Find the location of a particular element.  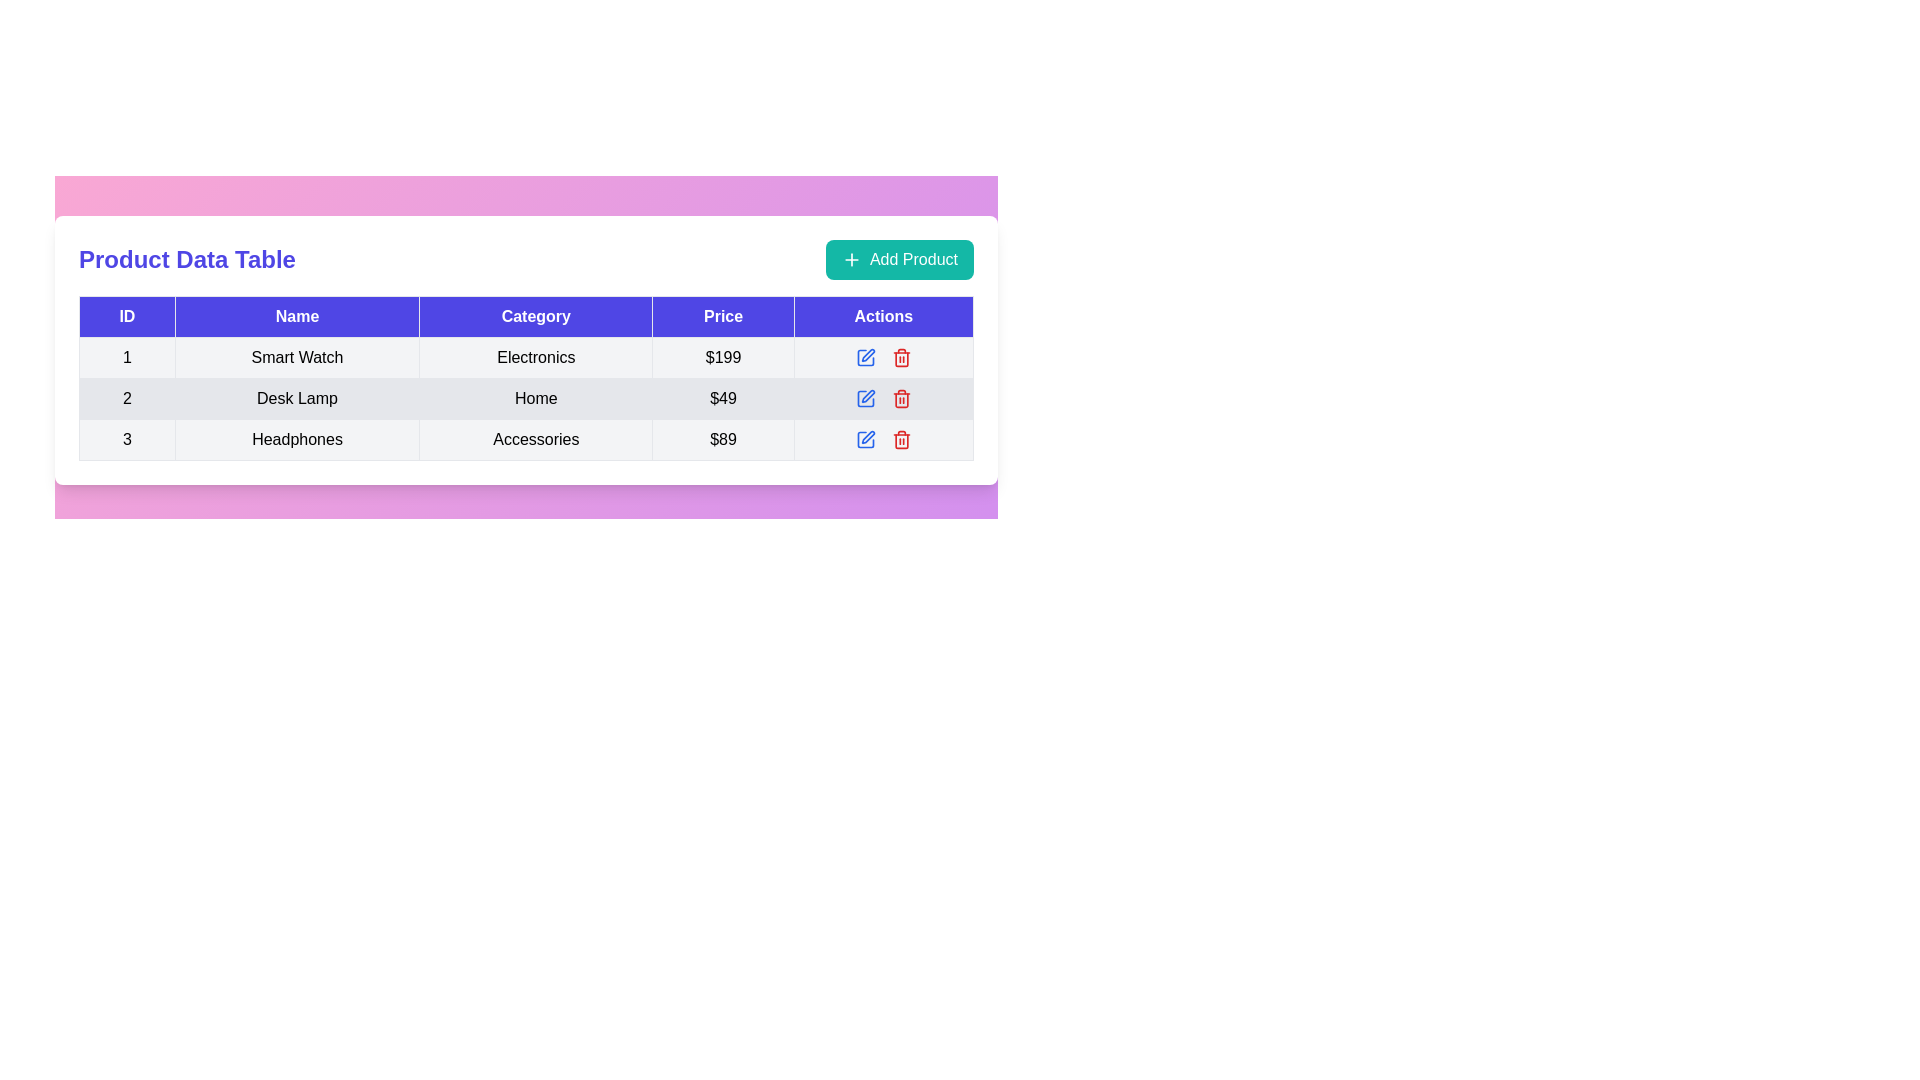

details of the Action control area located in the 'Actions' column of the second row of the Product Data Table, positioned between the 'Edit' and 'Delete' icons is located at coordinates (882, 398).